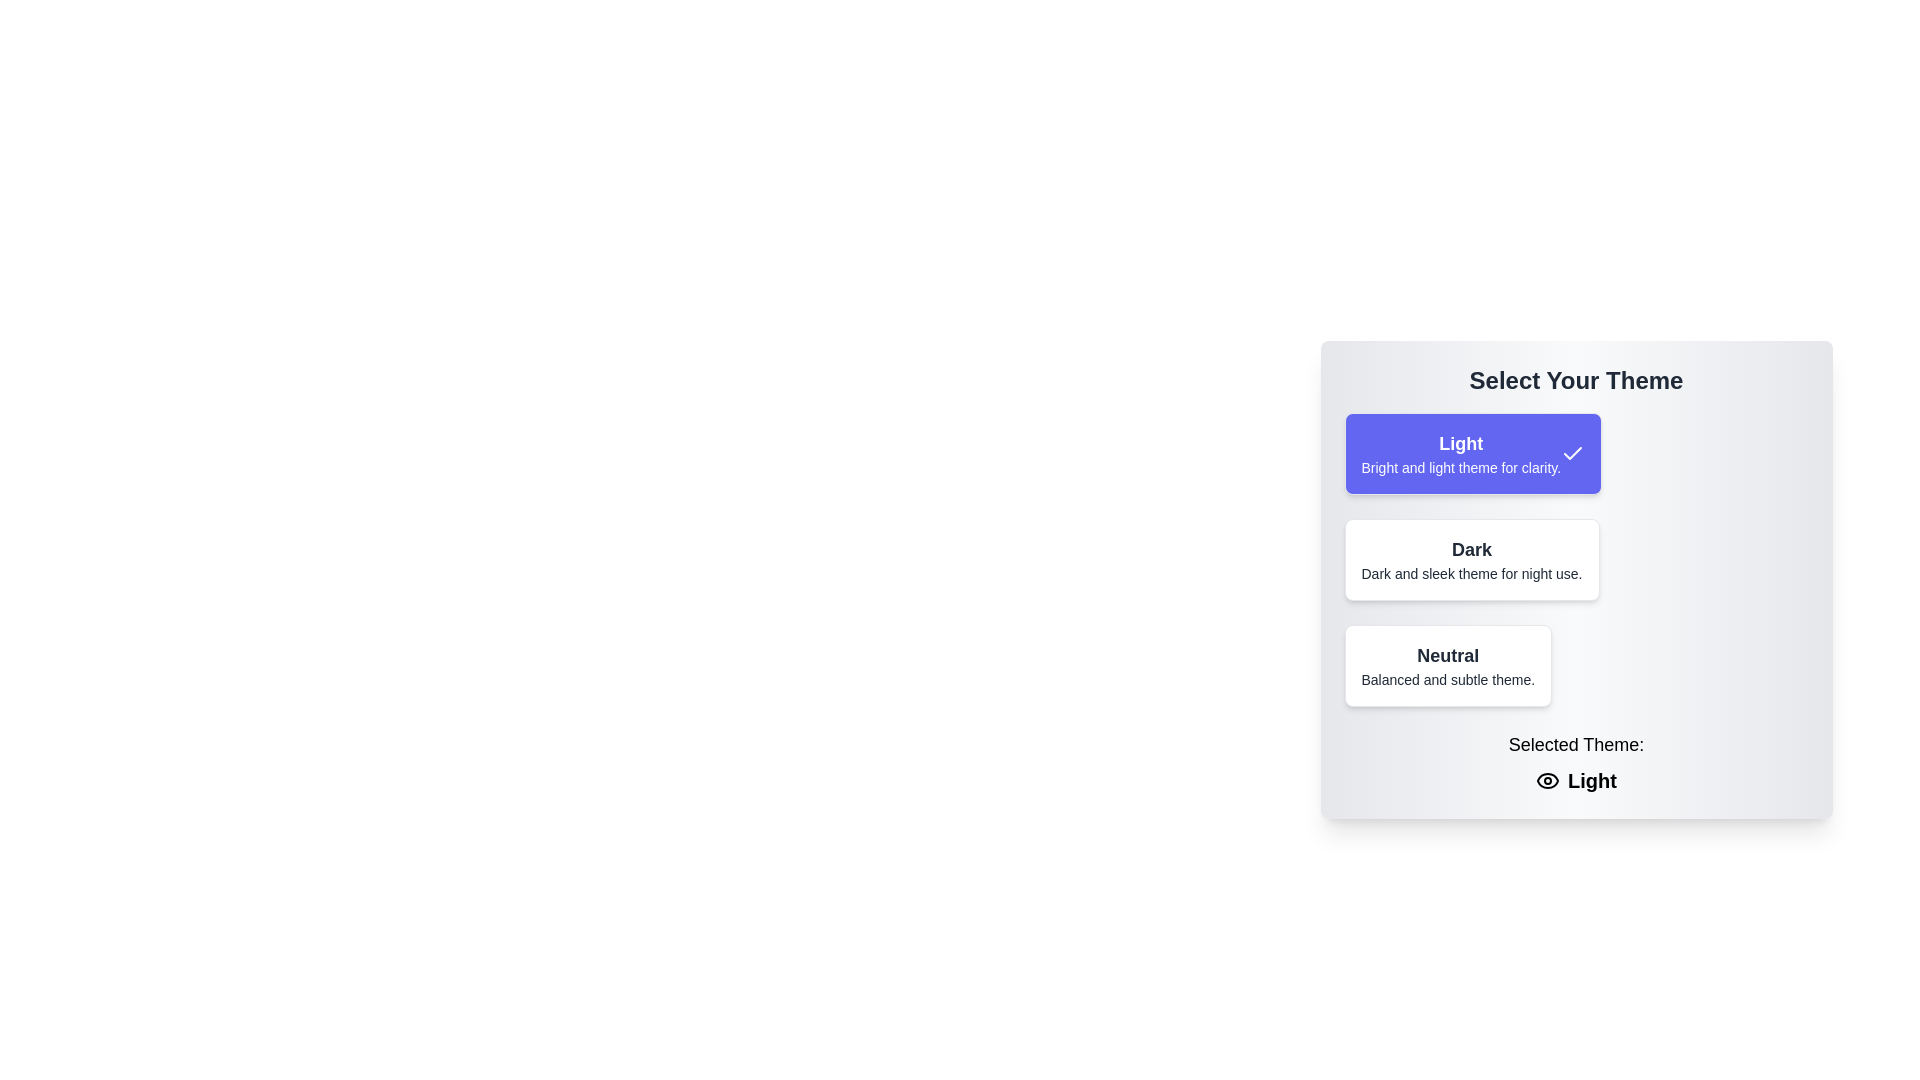 This screenshot has height=1080, width=1920. Describe the element at coordinates (1547, 779) in the screenshot. I see `the outer eye contour of the SVG icon representing visibility, located next to the 'Light' label under 'Selected Theme:' text` at that location.